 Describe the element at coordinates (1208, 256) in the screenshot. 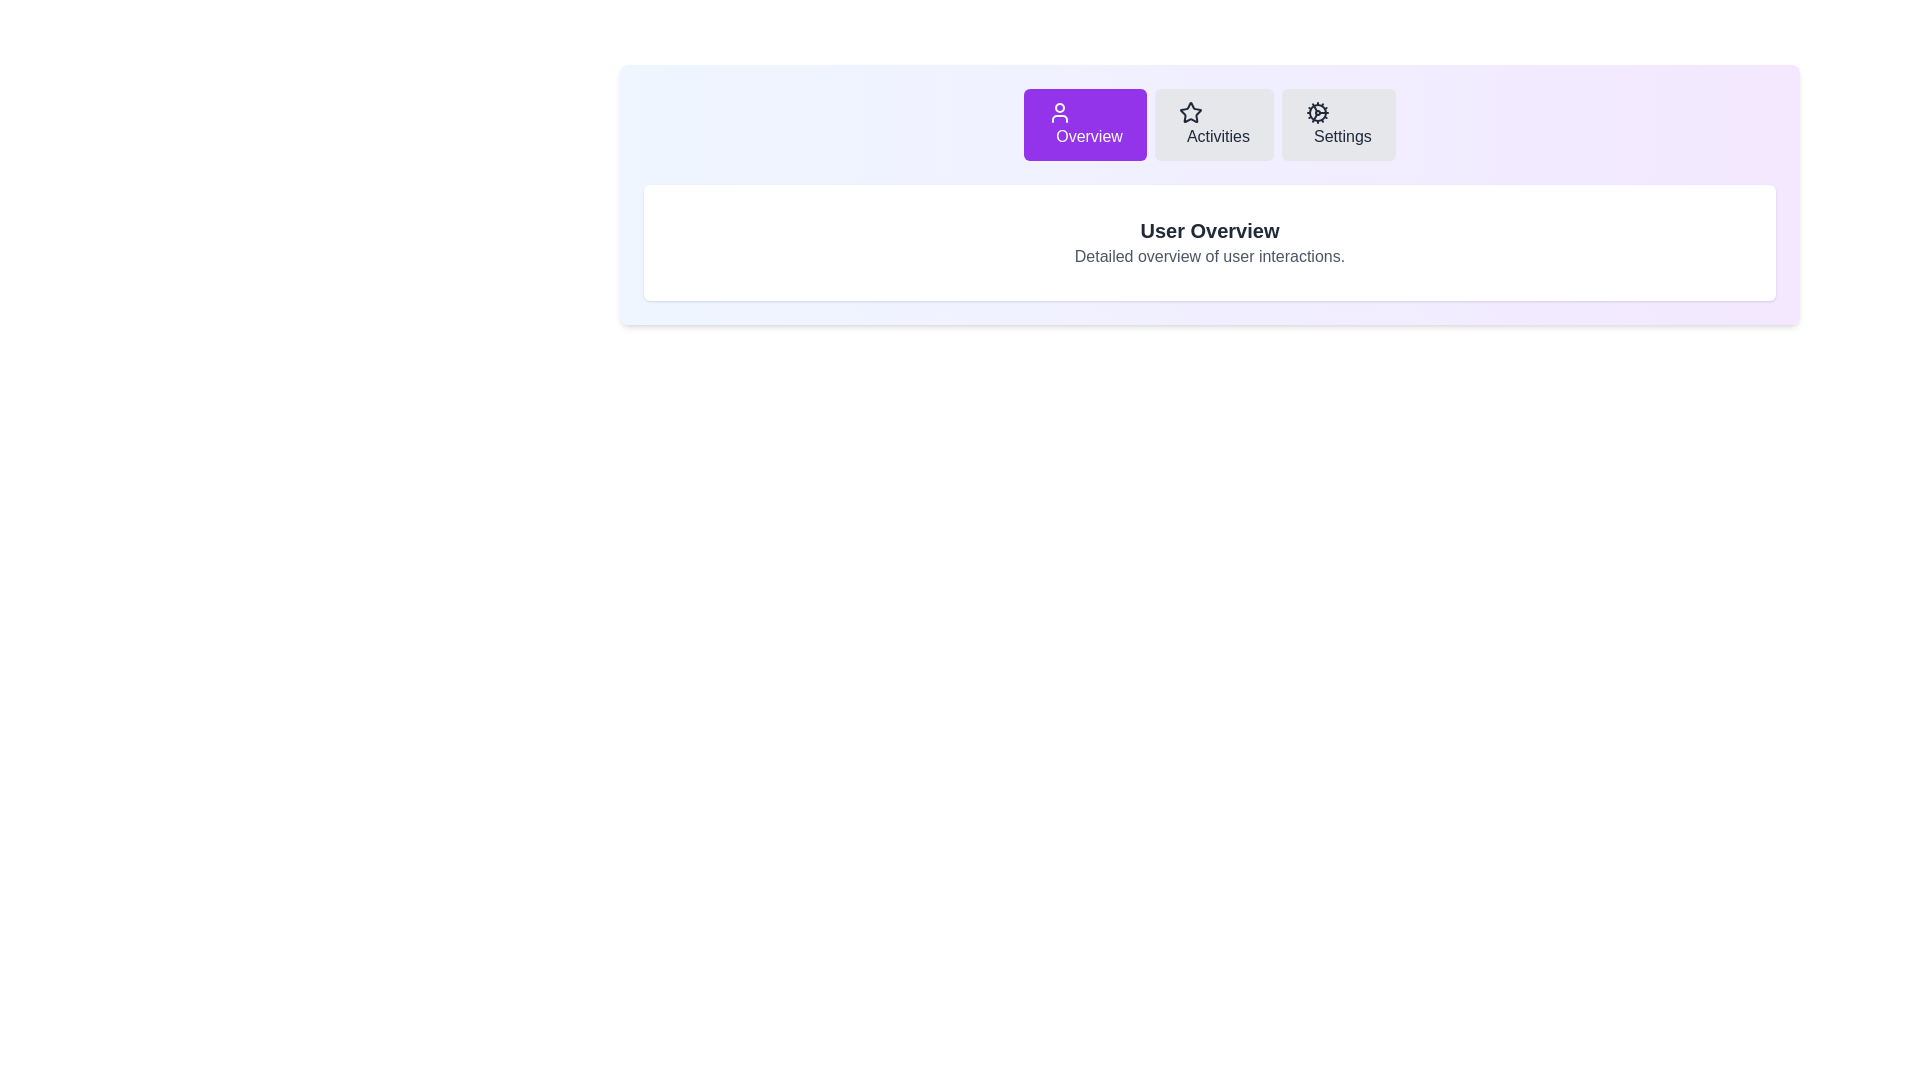

I see `text label that says 'Detailed overview of user interactions.' located below 'User Overview.'` at that location.